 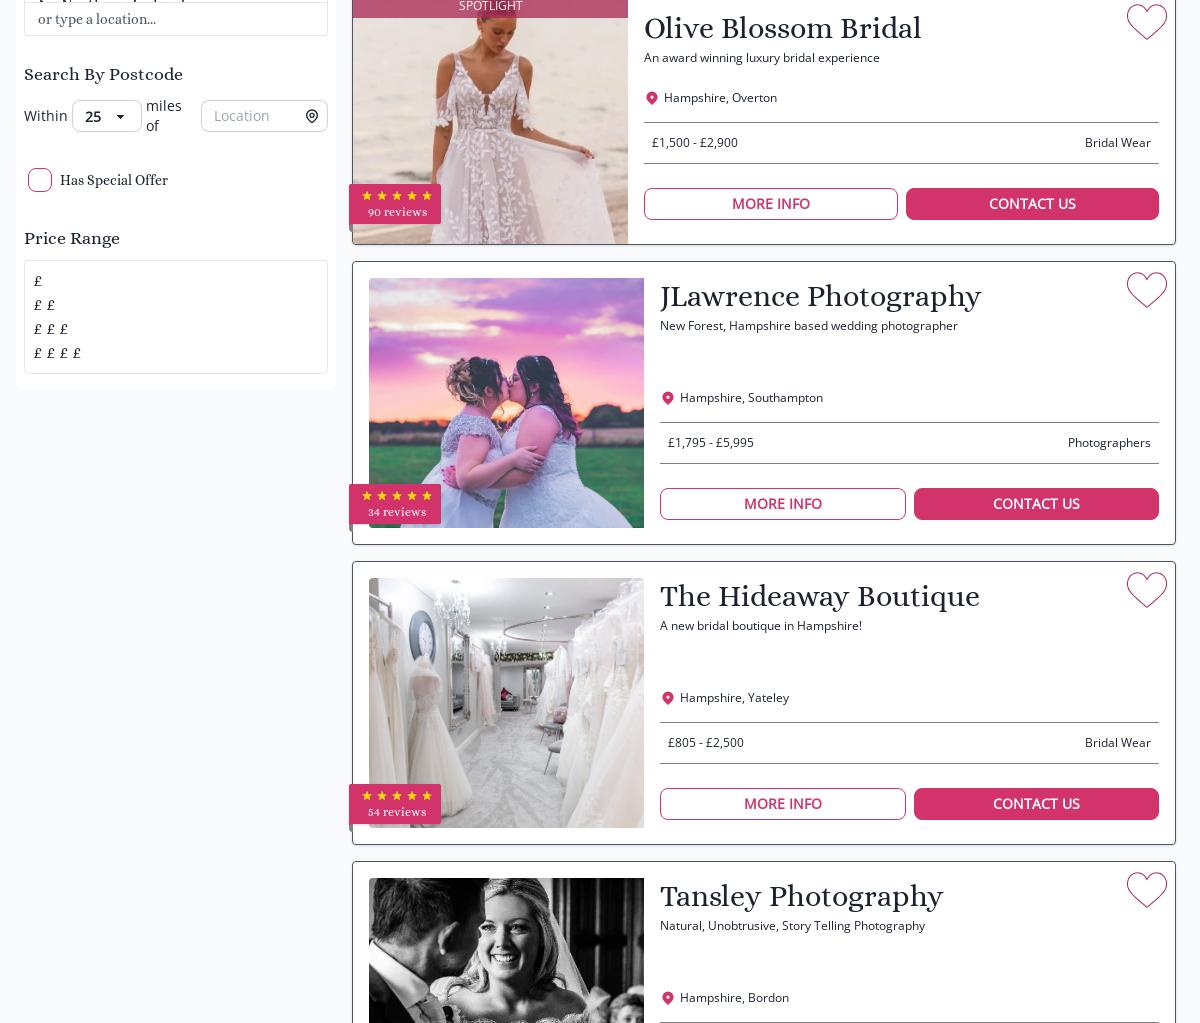 What do you see at coordinates (695, 141) in the screenshot?
I see `'£1,500 - £2,900'` at bounding box center [695, 141].